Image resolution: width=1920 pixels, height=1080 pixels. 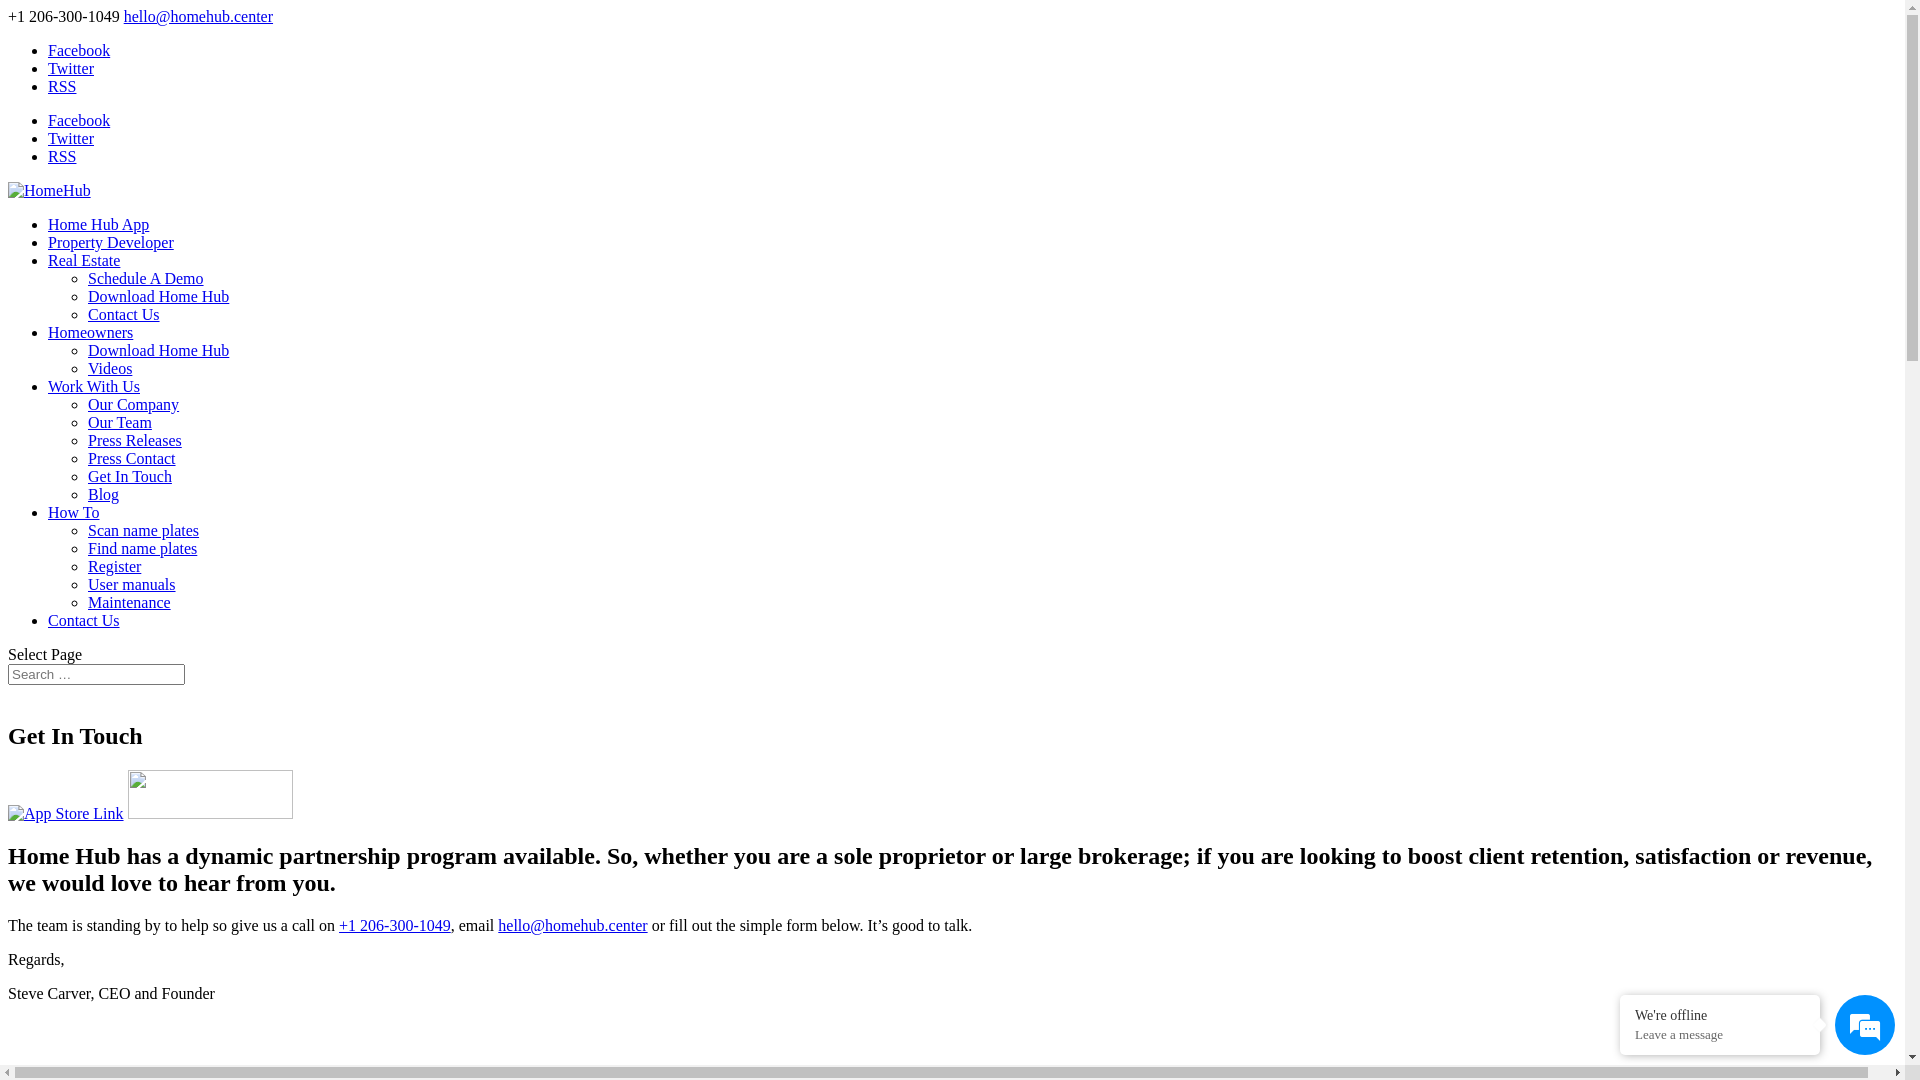 What do you see at coordinates (102, 494) in the screenshot?
I see `'Blog'` at bounding box center [102, 494].